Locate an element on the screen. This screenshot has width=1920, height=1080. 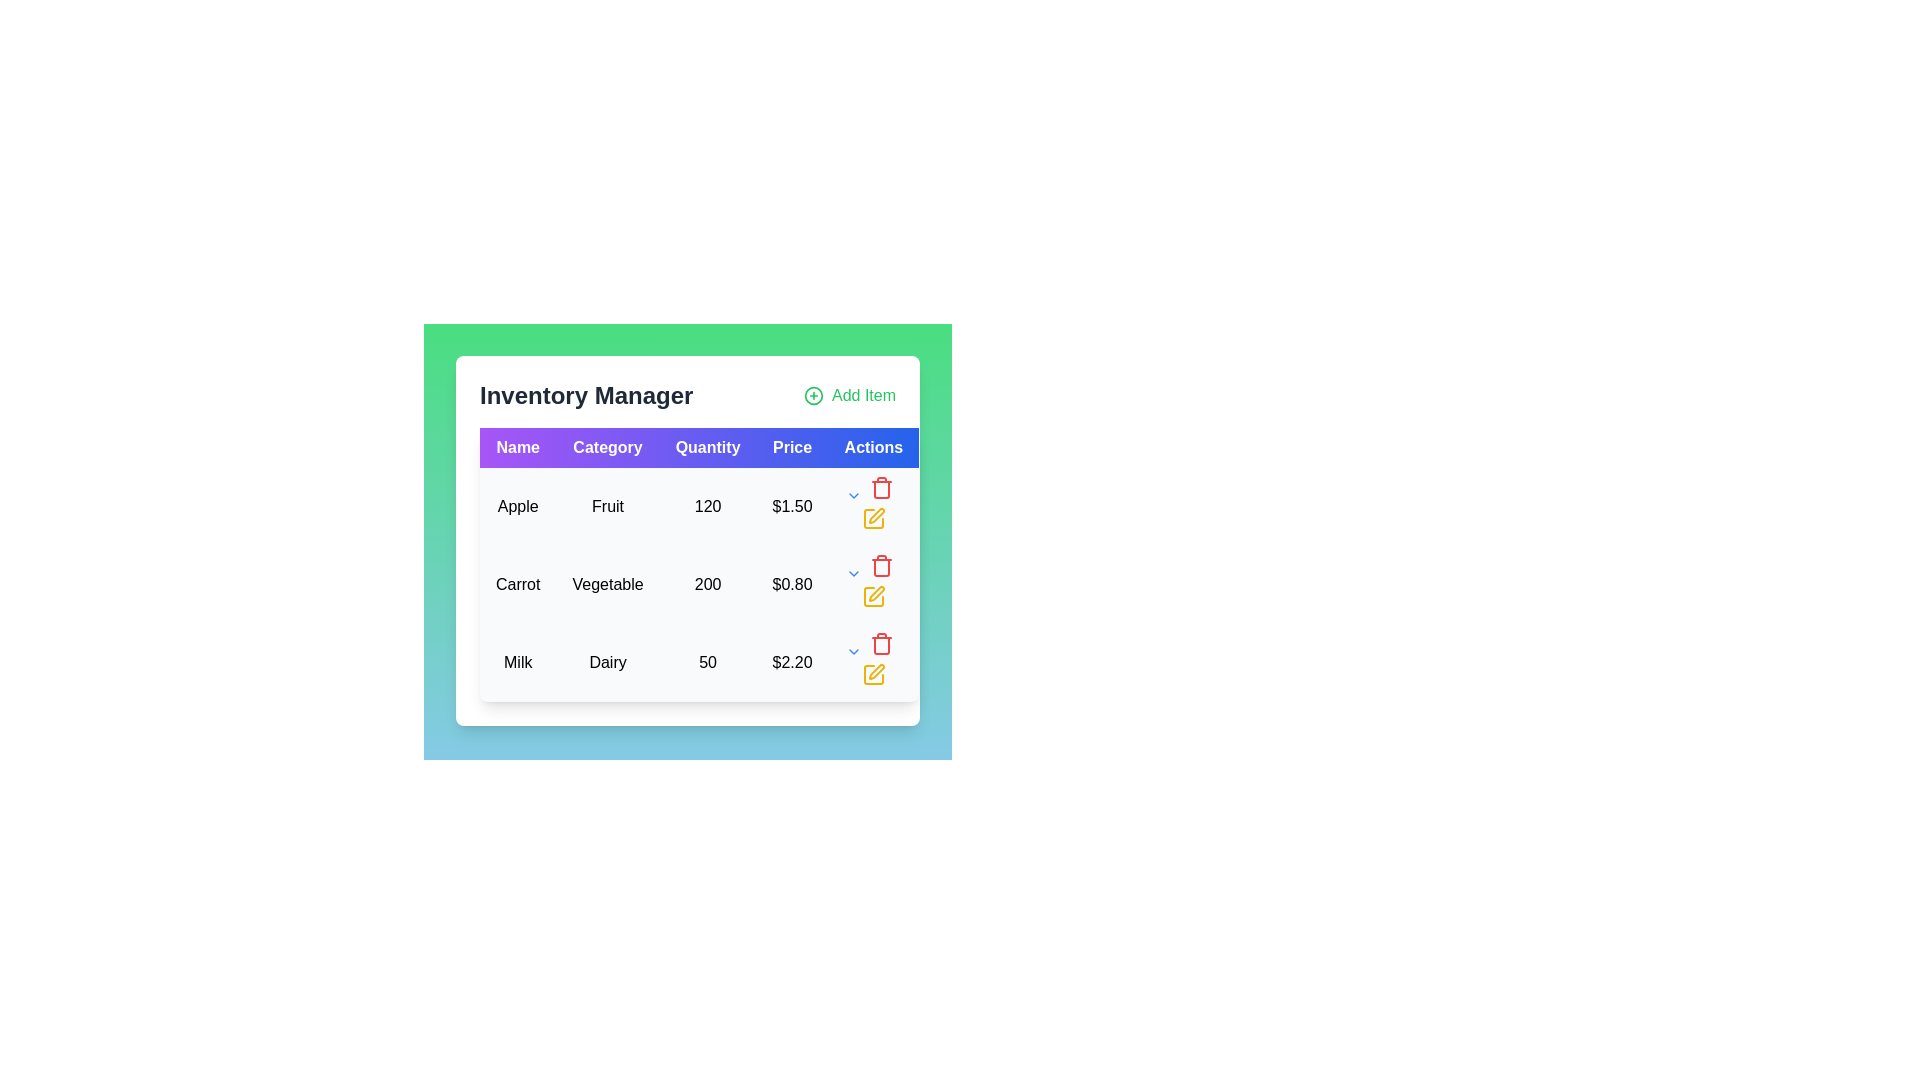
text 'Vegetable' from the text label in the second column of the table under the 'Category' header, corresponding to the second row where the first cell contains 'Carrot' is located at coordinates (607, 585).